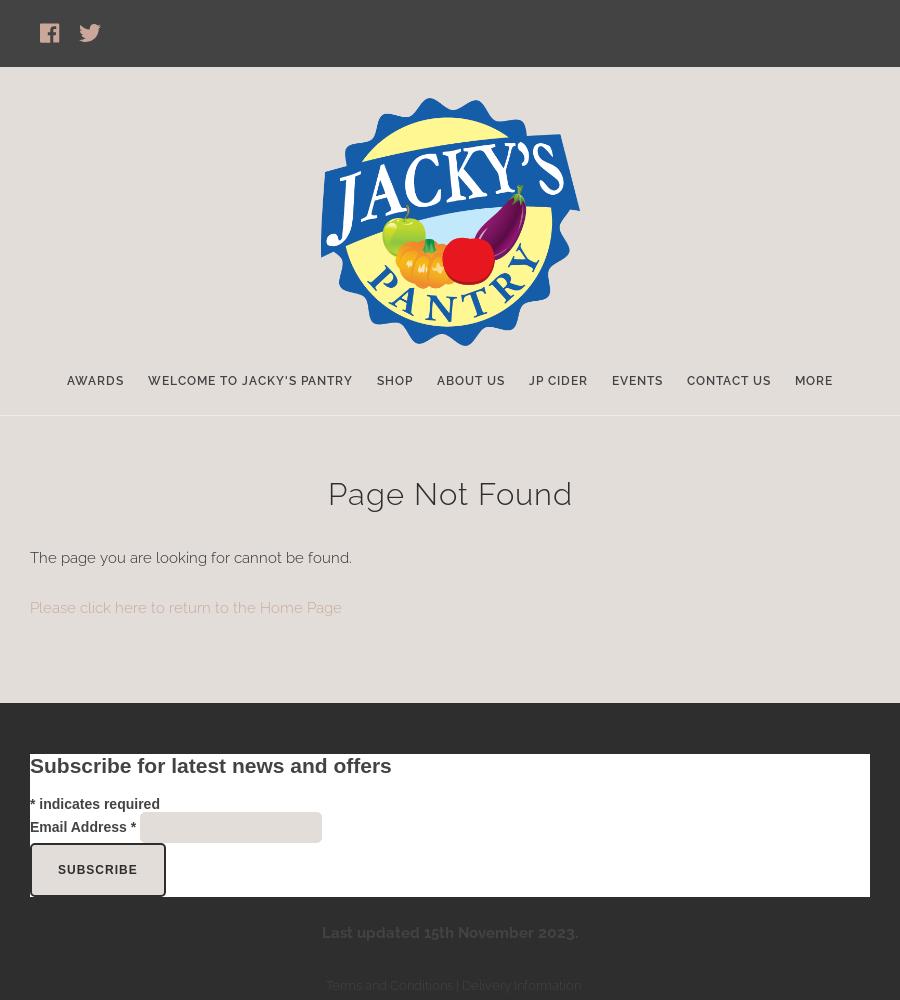 Image resolution: width=900 pixels, height=1000 pixels. I want to click on 'Welcome to Jacky's Pantry', so click(147, 381).